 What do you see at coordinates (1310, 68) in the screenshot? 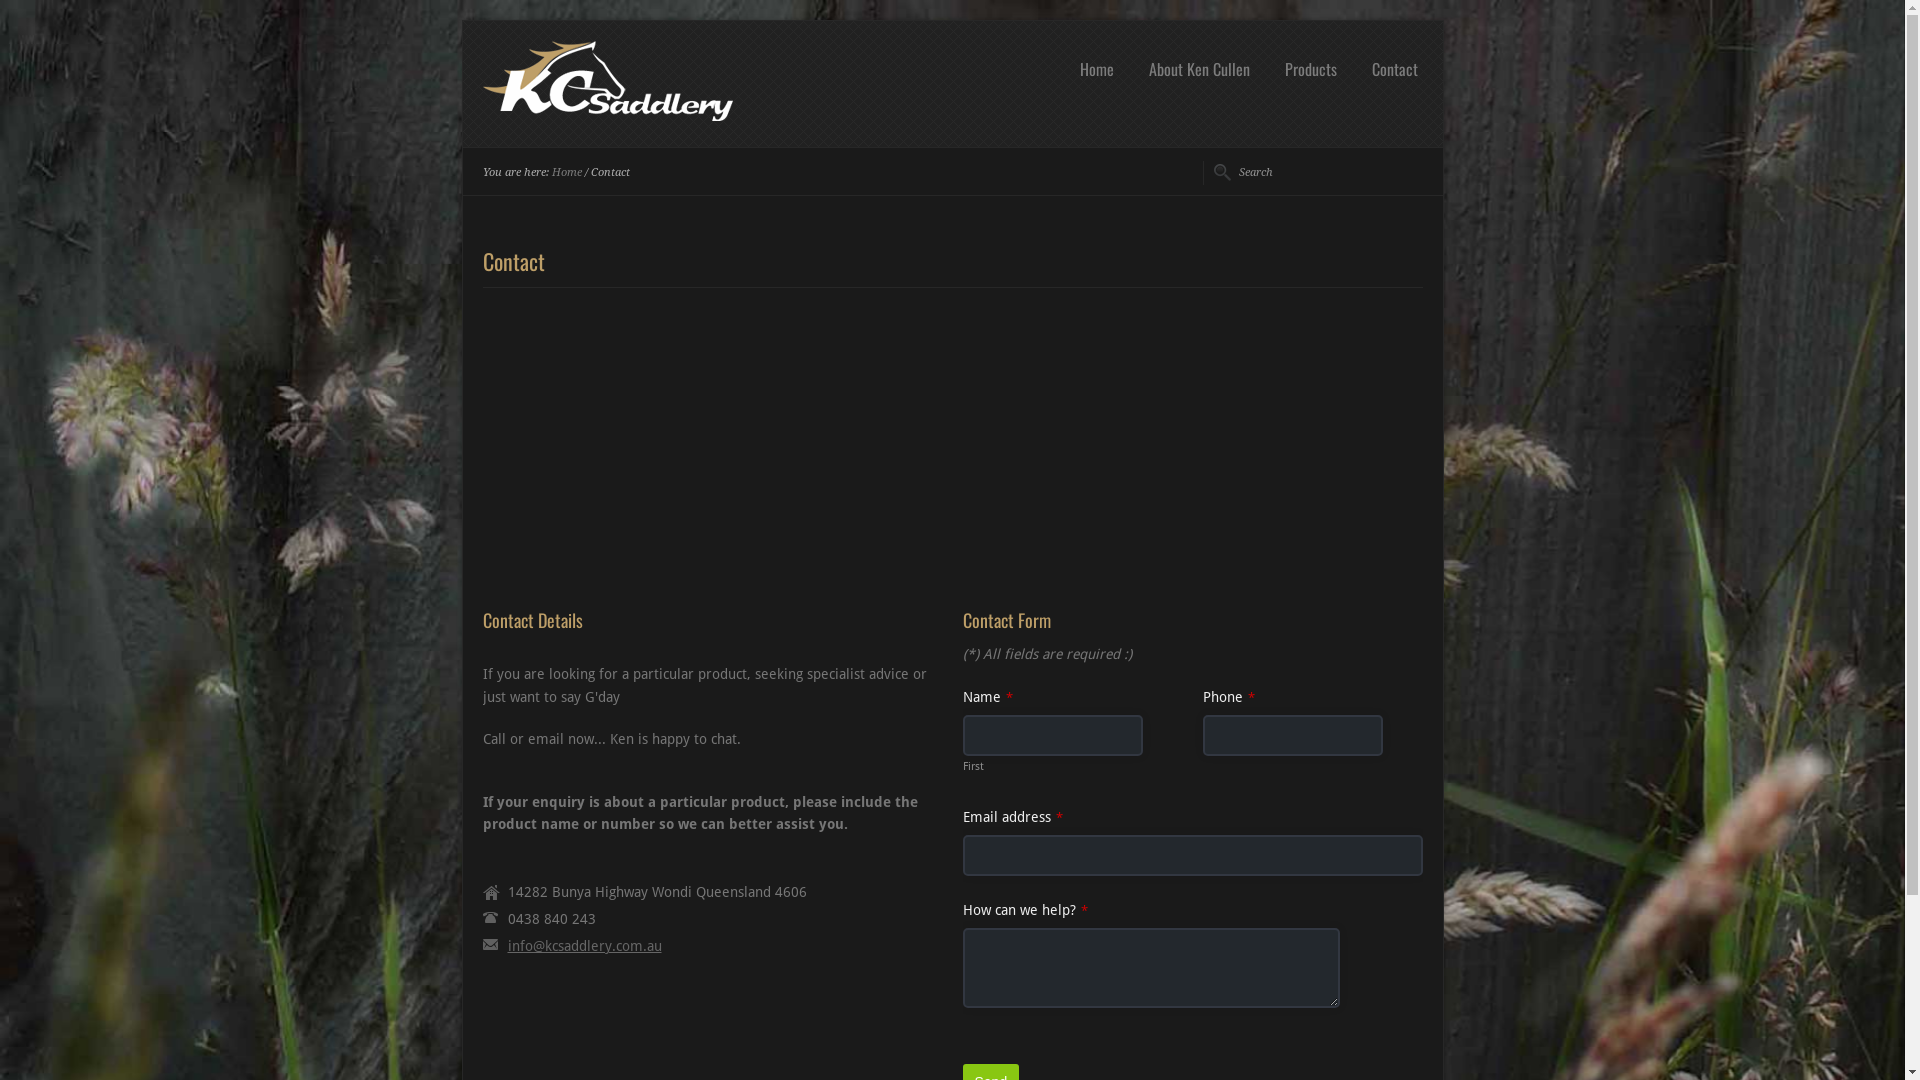
I see `'Products'` at bounding box center [1310, 68].